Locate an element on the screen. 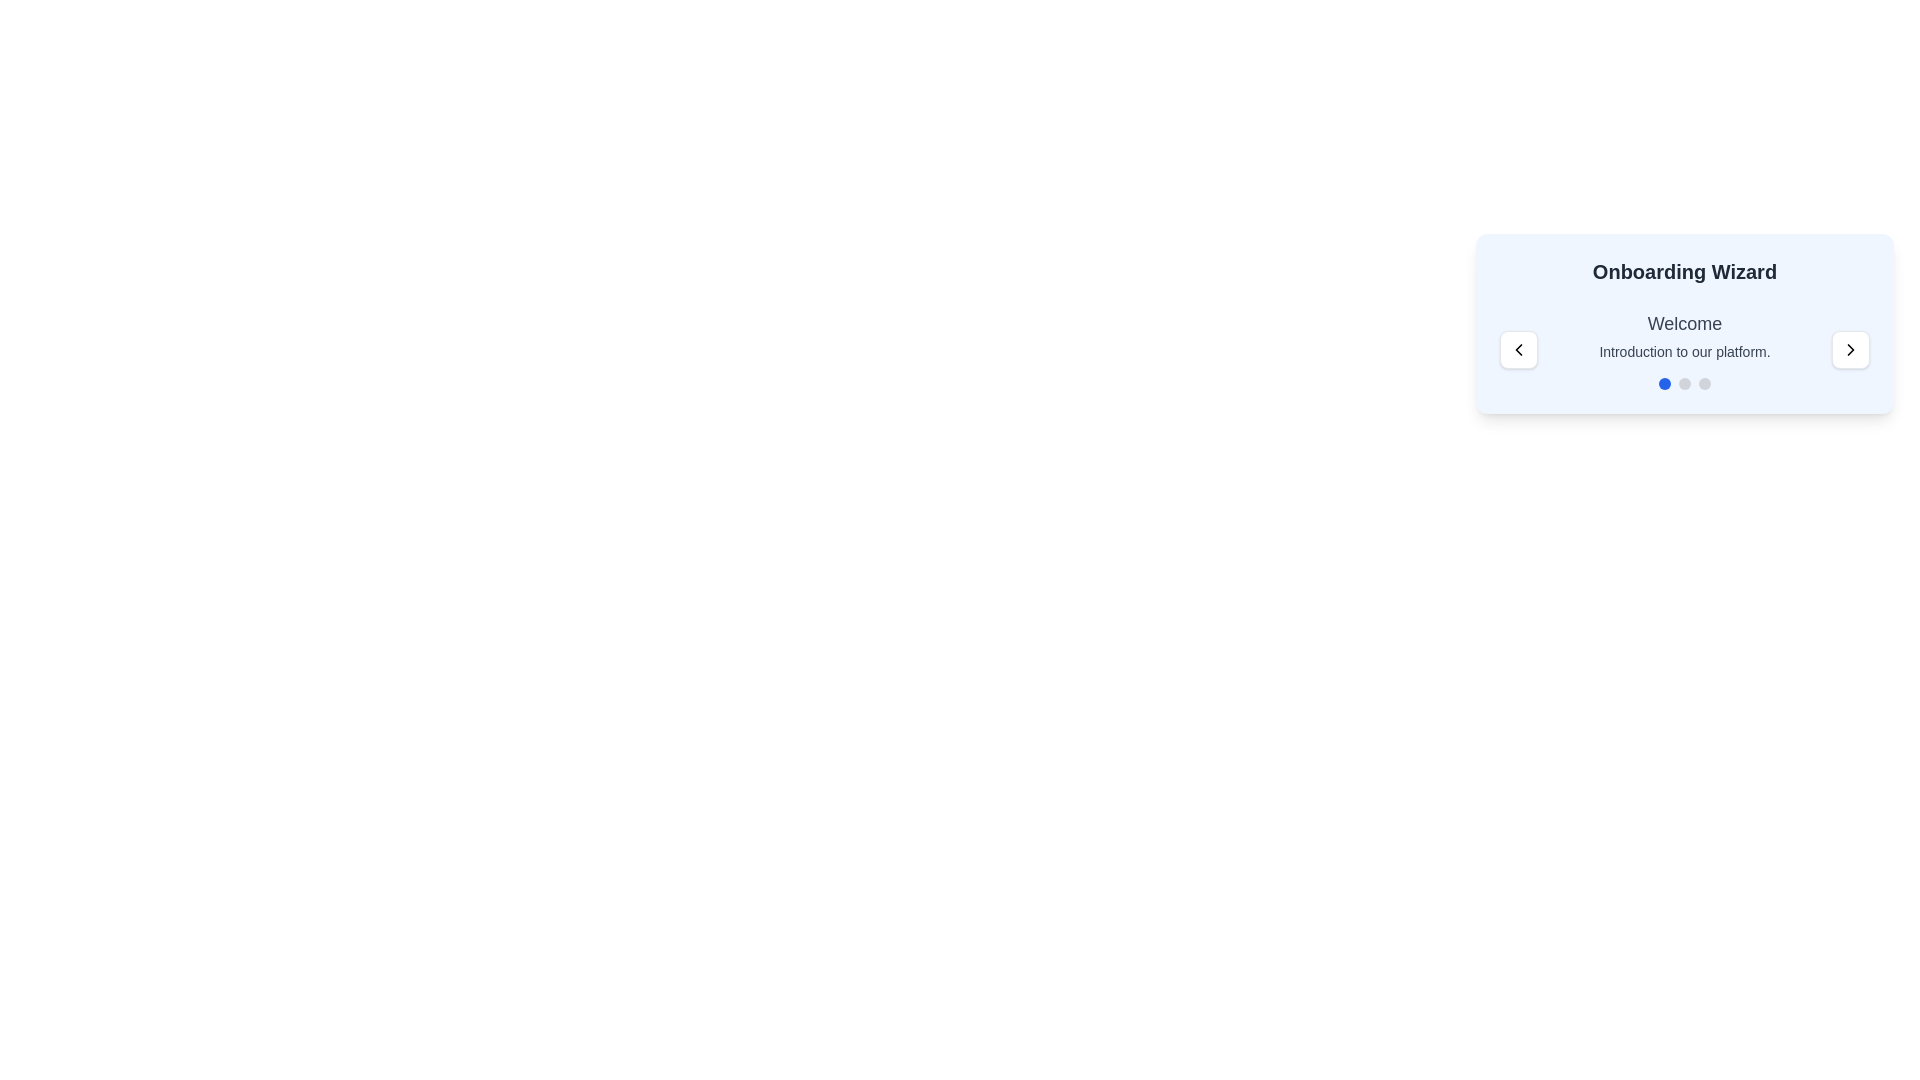  the rectangular button with rounded corners, a white background, and a right-facing chevron icon is located at coordinates (1850, 349).